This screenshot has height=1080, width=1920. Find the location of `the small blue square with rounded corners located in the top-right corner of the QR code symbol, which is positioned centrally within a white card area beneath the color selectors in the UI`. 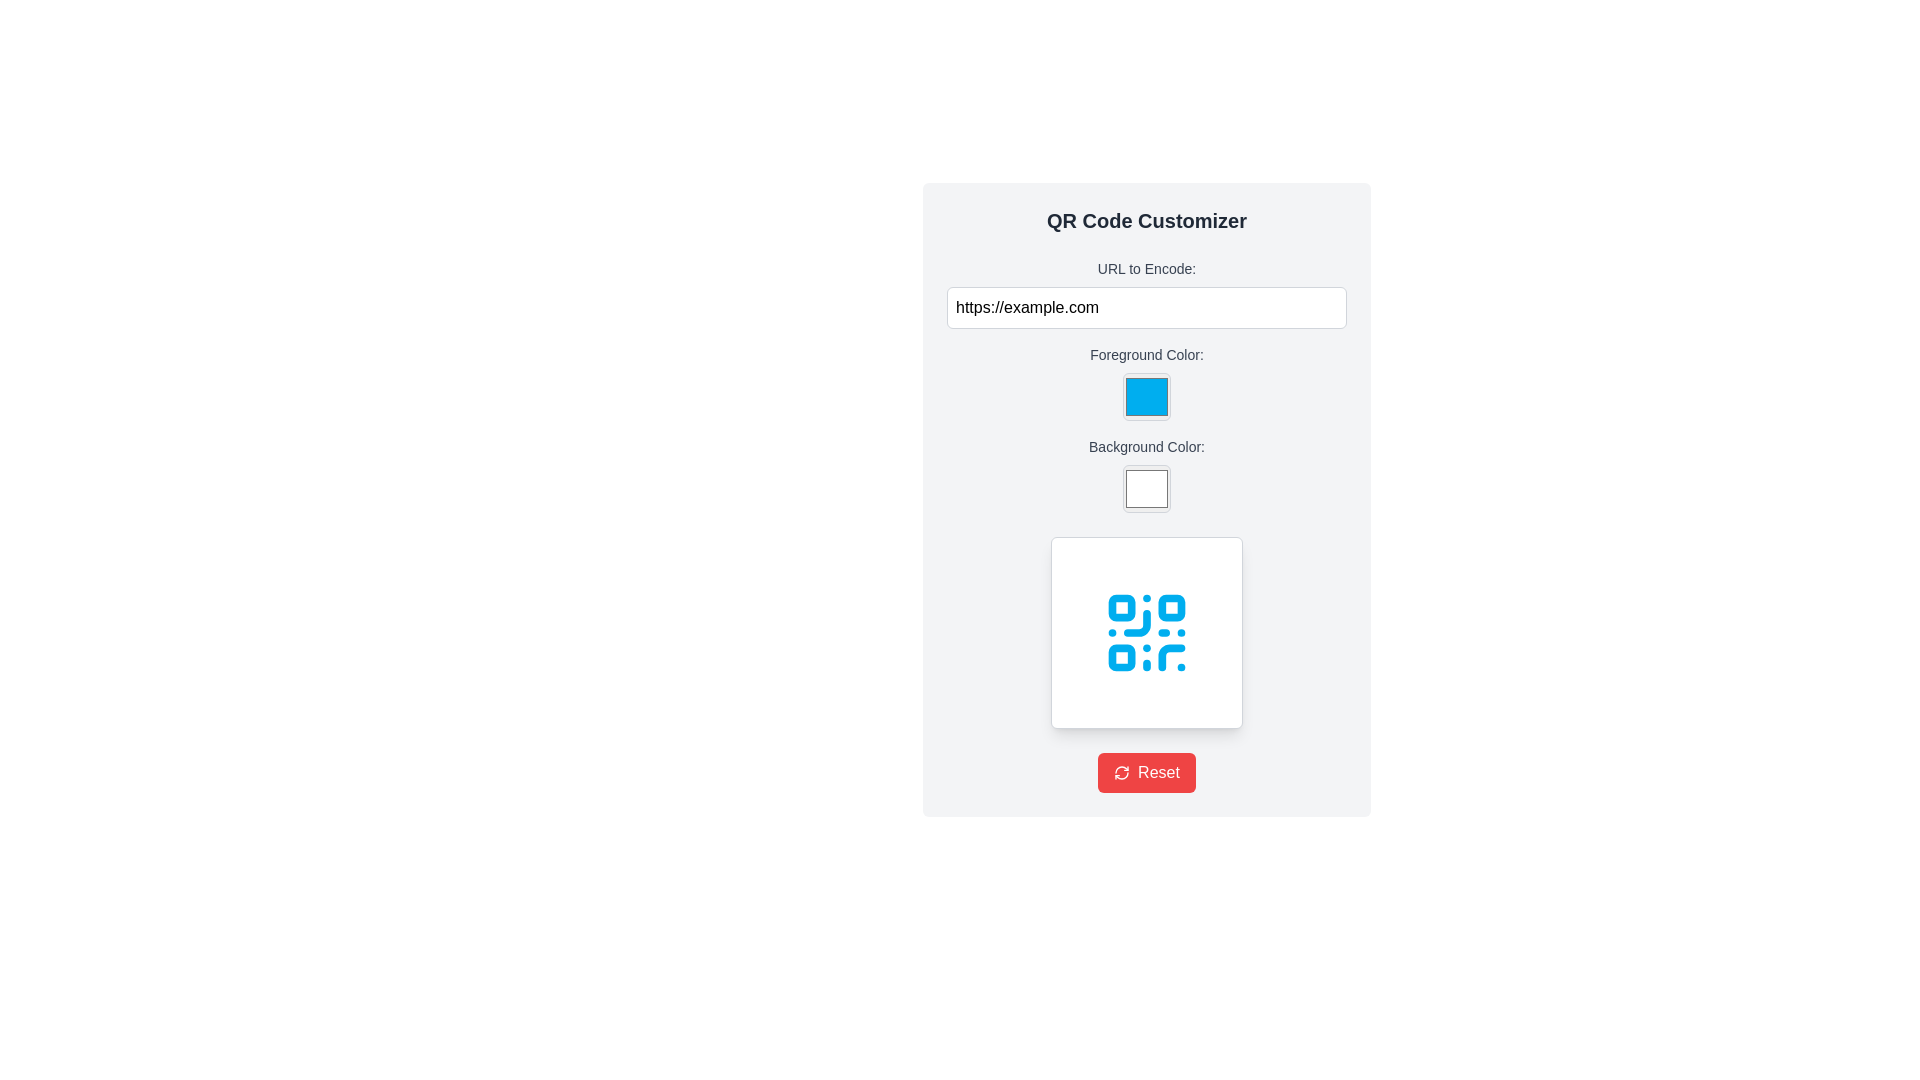

the small blue square with rounded corners located in the top-right corner of the QR code symbol, which is positioned centrally within a white card area beneath the color selectors in the UI is located at coordinates (1171, 607).